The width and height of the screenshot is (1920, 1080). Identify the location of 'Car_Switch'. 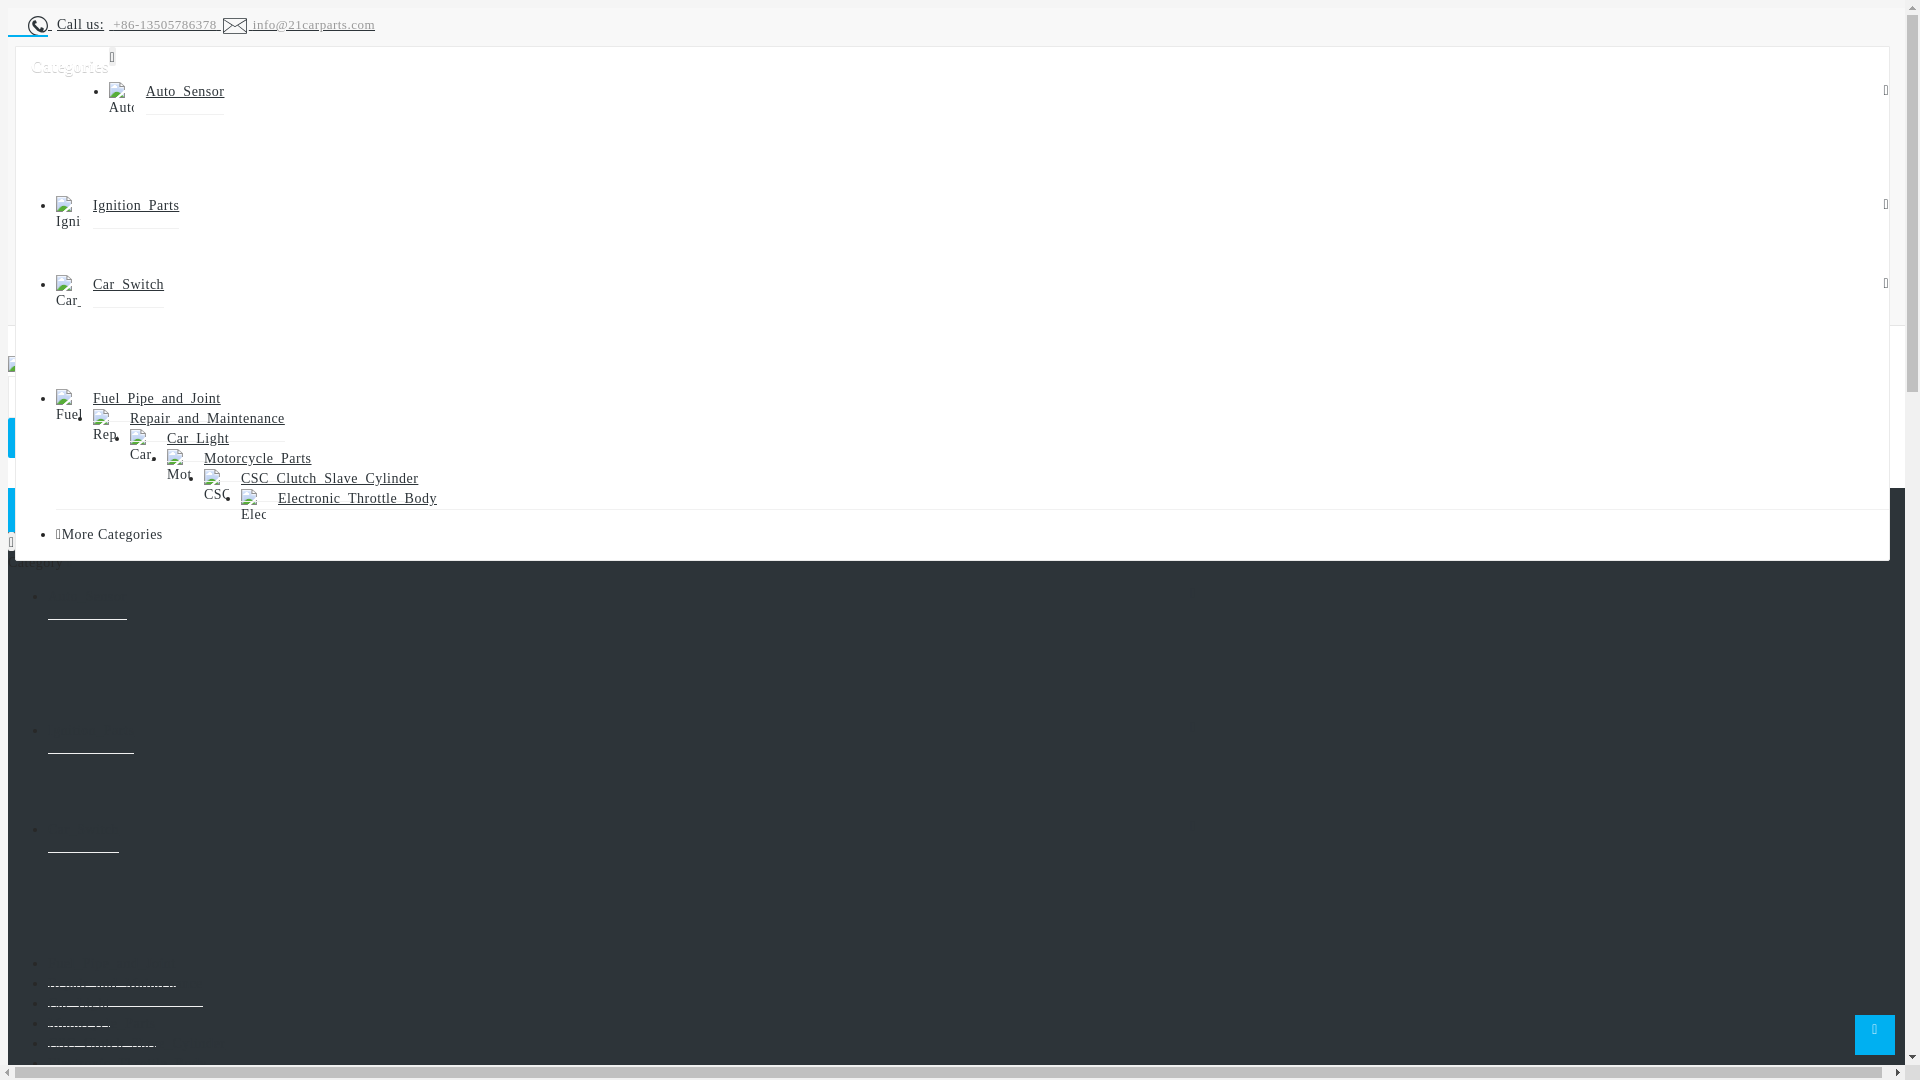
(127, 285).